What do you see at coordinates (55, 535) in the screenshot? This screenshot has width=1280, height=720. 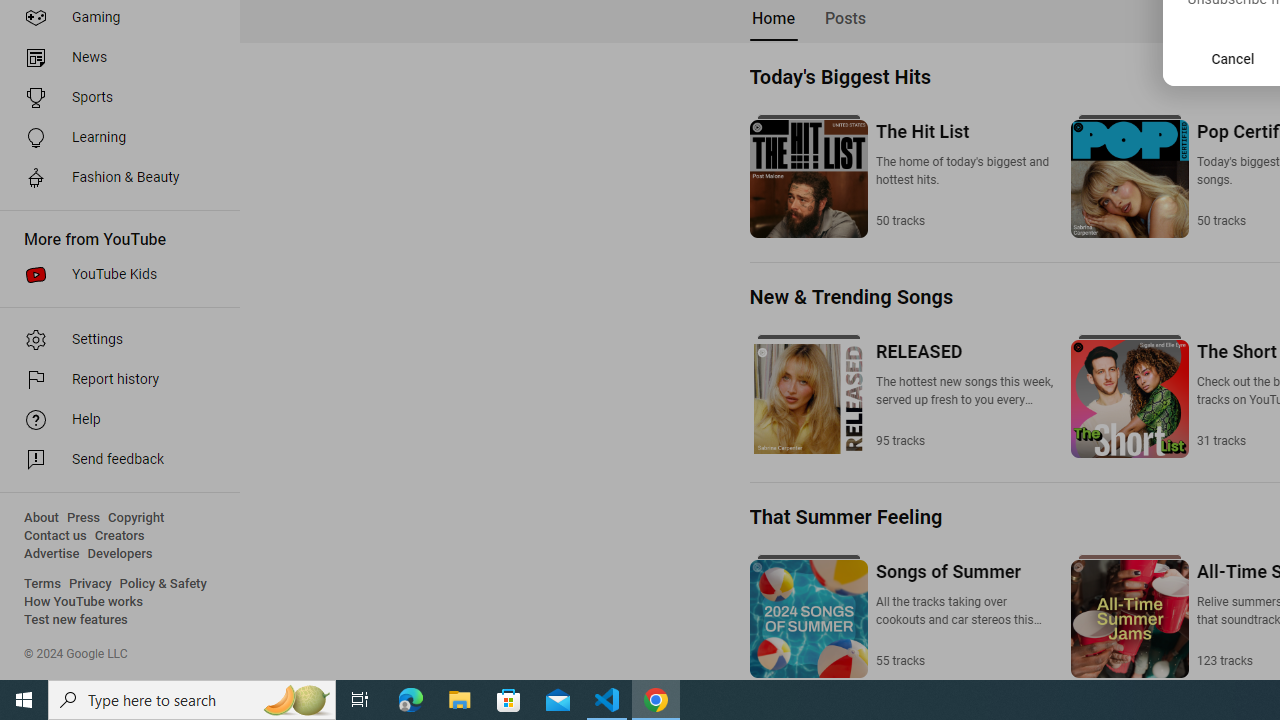 I see `'Contact us'` at bounding box center [55, 535].